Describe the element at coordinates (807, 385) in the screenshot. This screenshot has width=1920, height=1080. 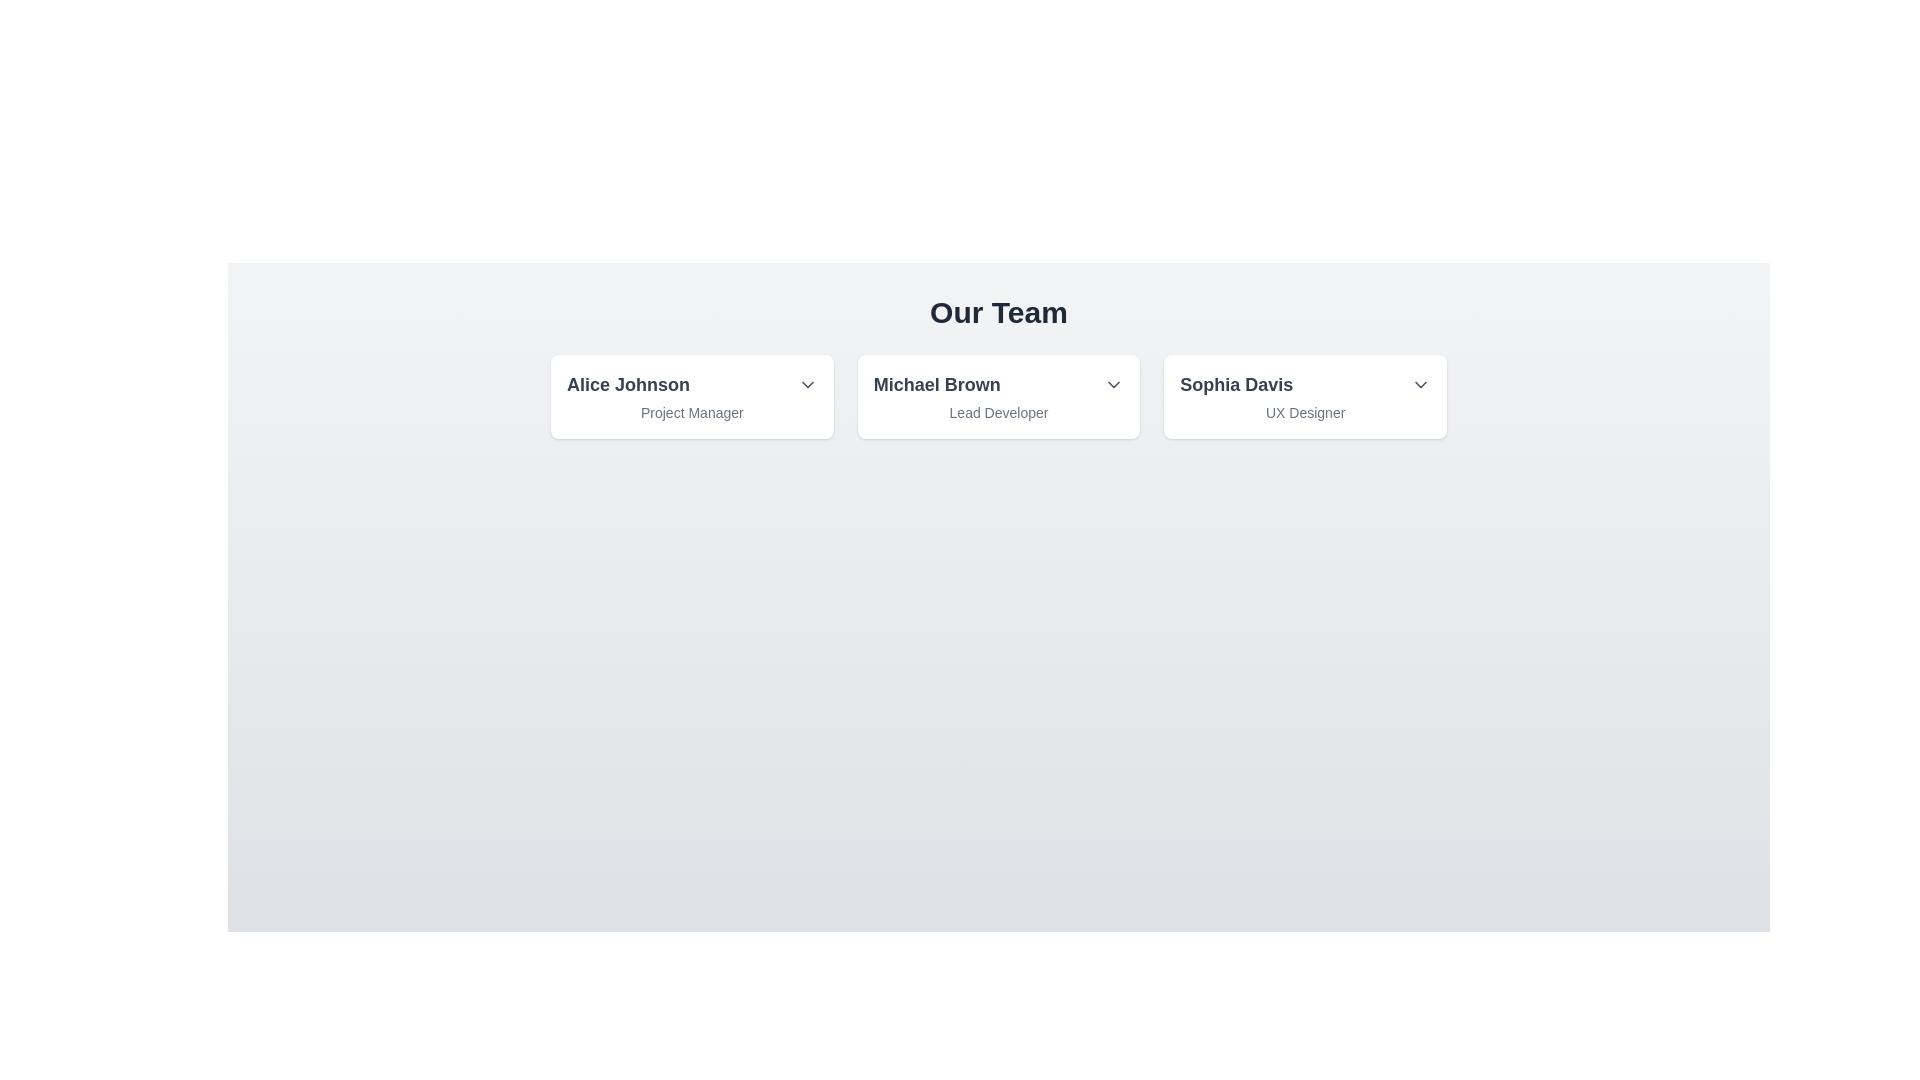
I see `the dropdown indicator (chevron icon) located at the right side of the 'Alice Johnson' card` at that location.